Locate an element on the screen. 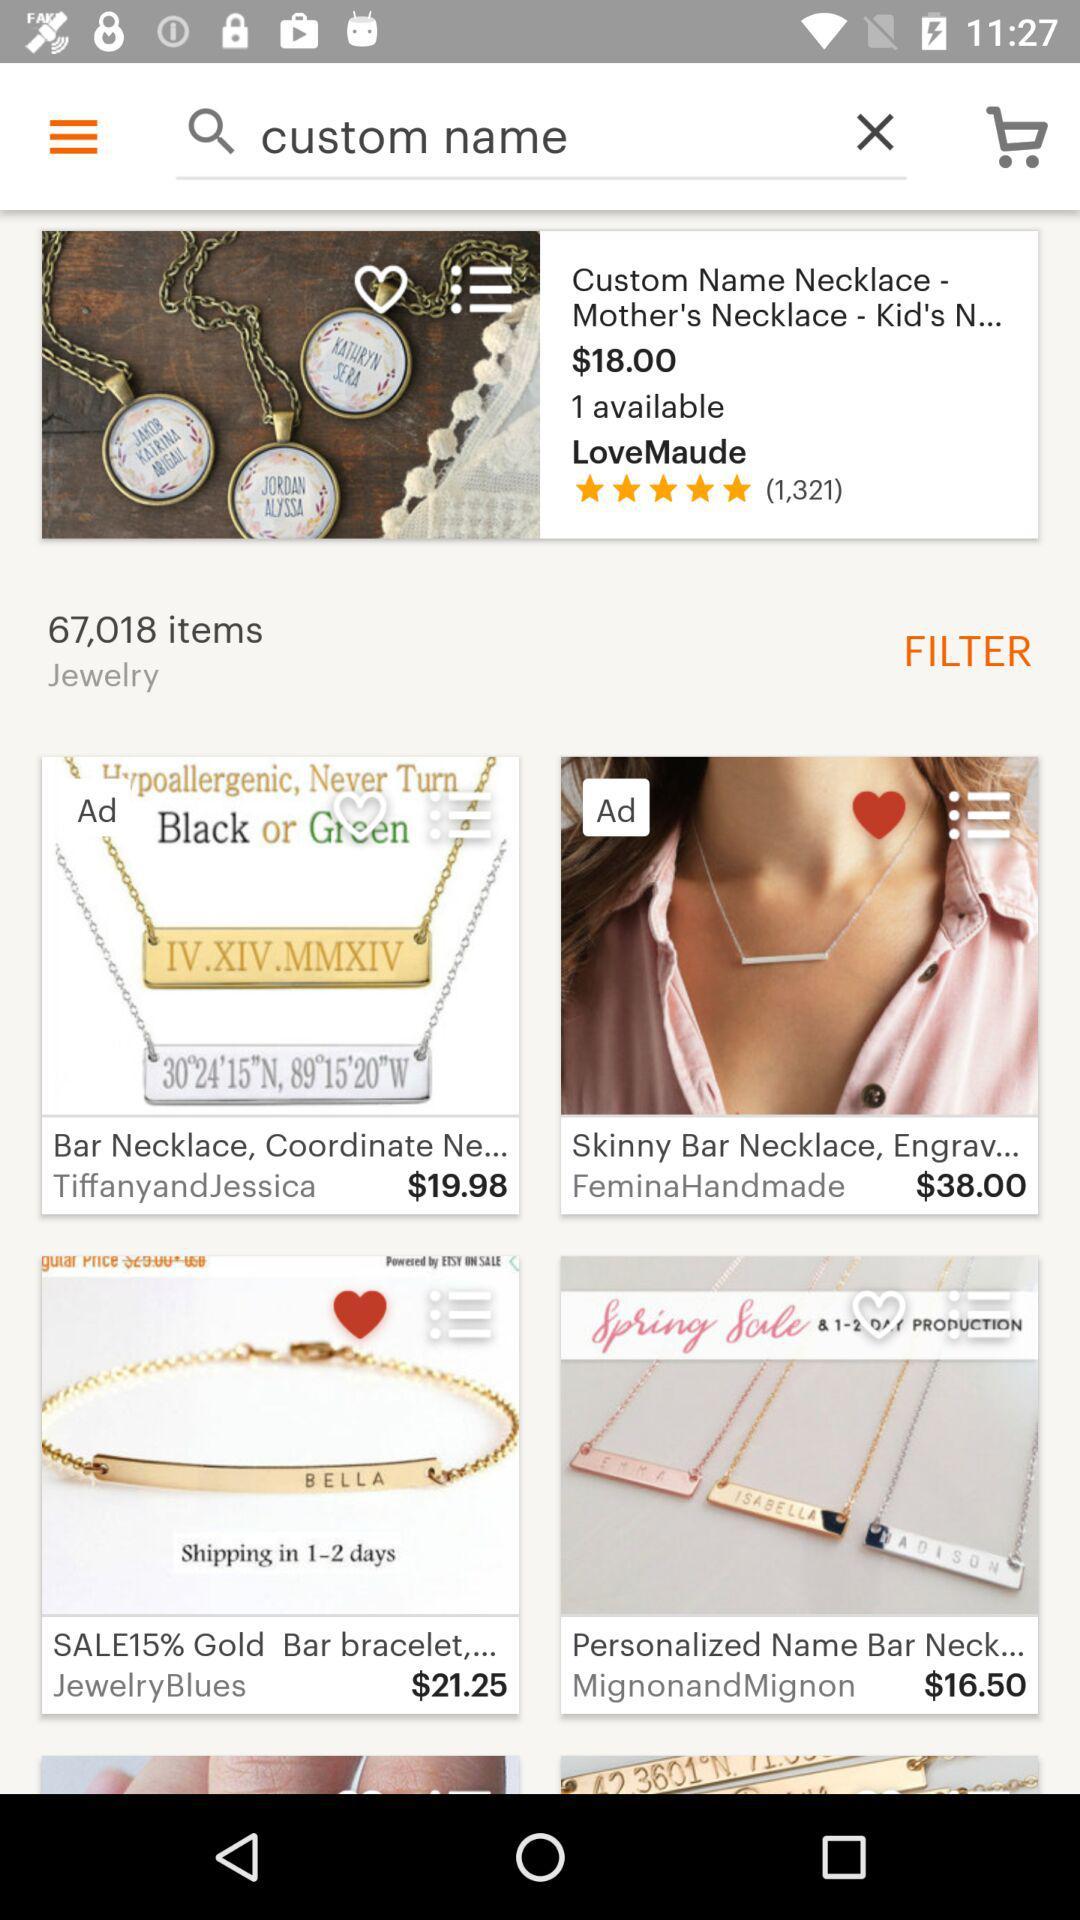 The height and width of the screenshot is (1920, 1080). the second white colored heart icon of the page is located at coordinates (358, 815).